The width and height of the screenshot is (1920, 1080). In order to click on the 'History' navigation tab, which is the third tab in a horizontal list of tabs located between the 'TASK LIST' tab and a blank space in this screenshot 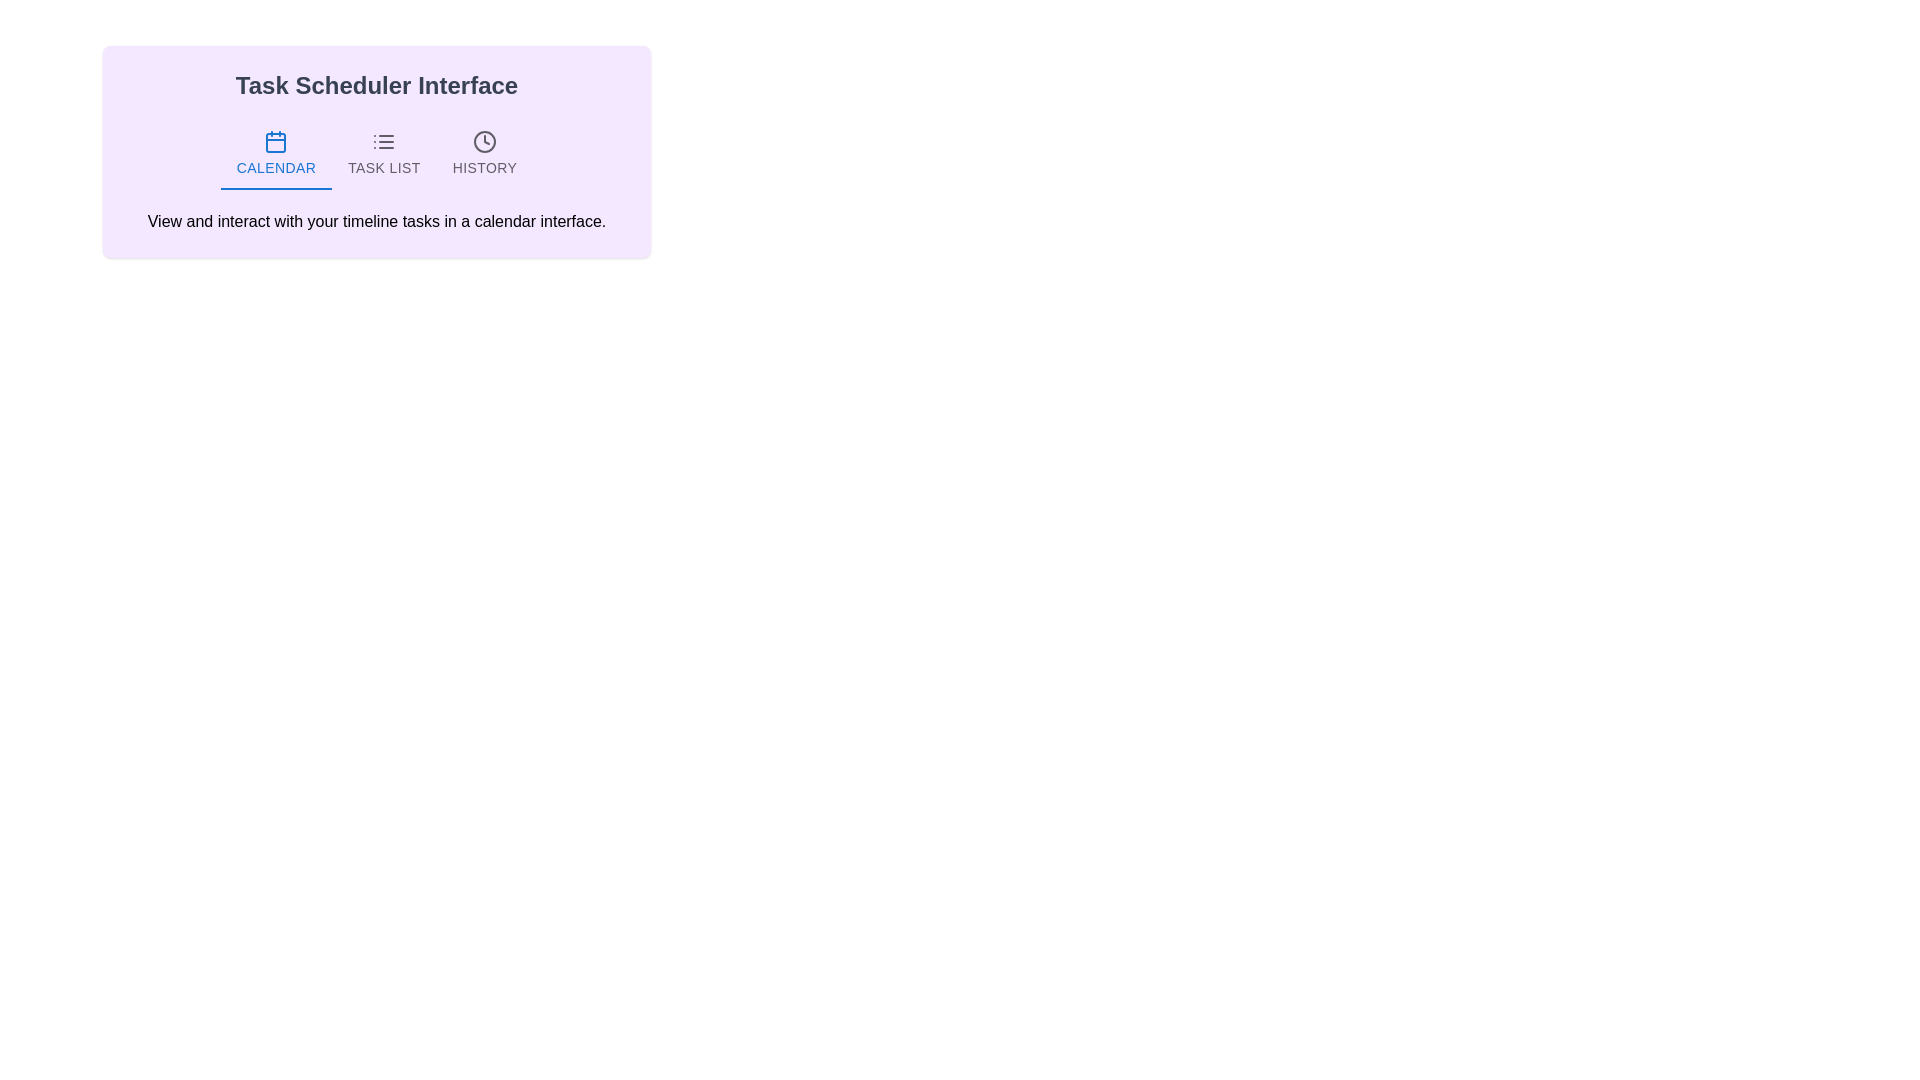, I will do `click(484, 153)`.